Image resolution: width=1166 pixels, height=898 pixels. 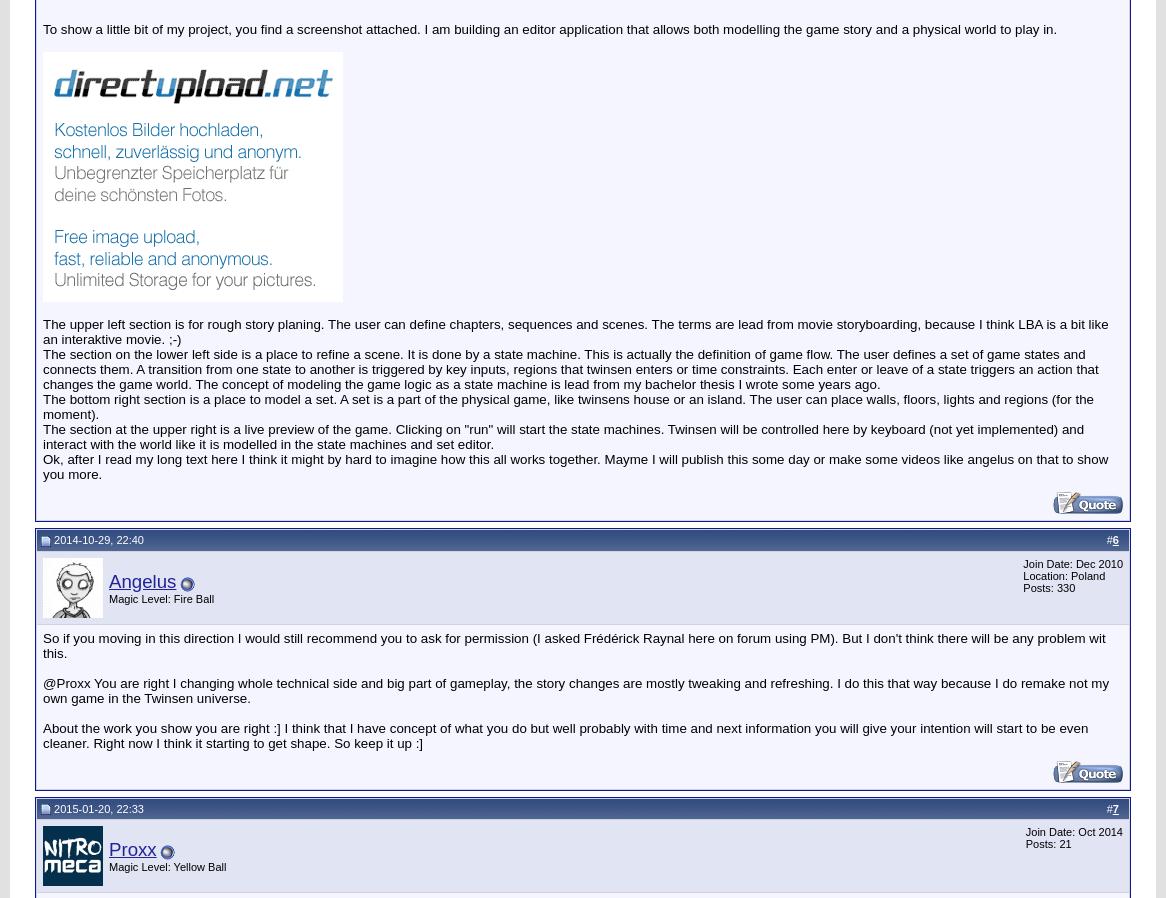 I want to click on 'Proxx', so click(x=132, y=849).